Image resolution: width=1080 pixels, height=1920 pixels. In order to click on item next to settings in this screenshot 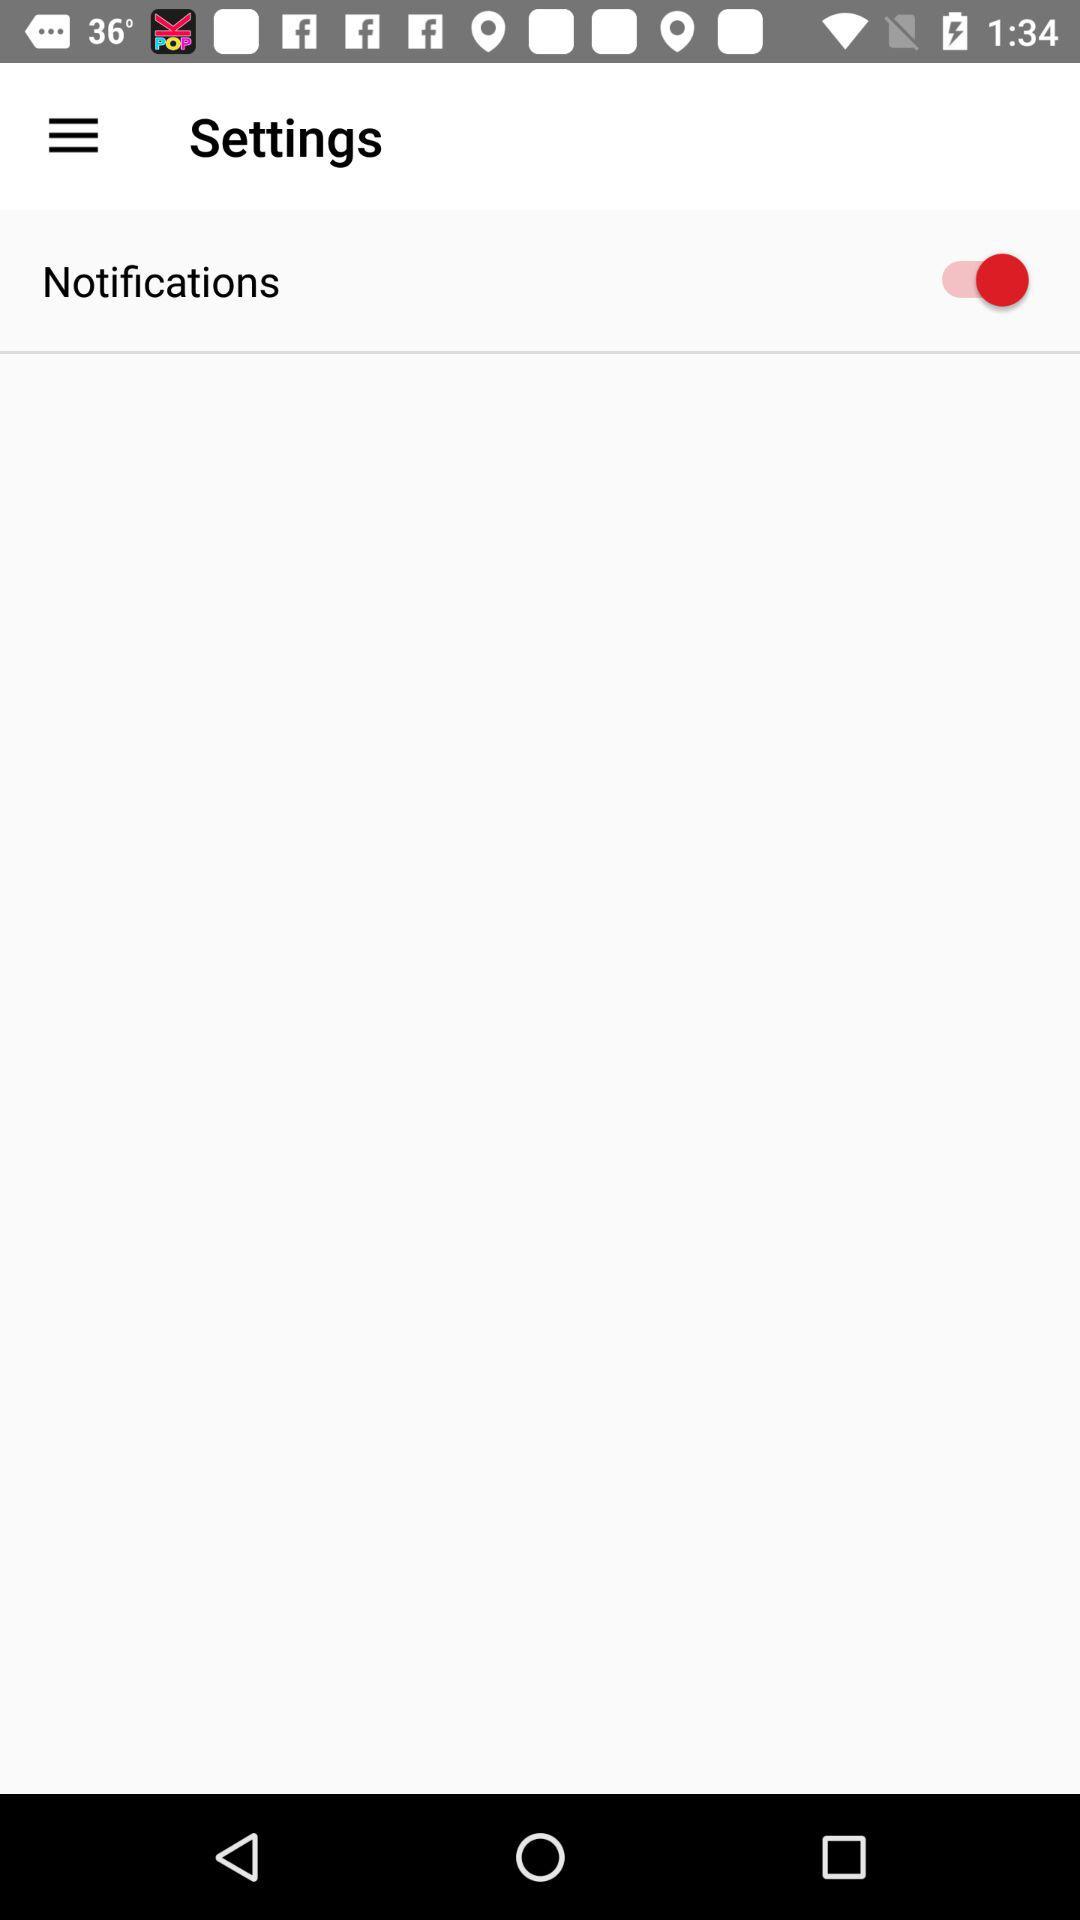, I will do `click(72, 135)`.